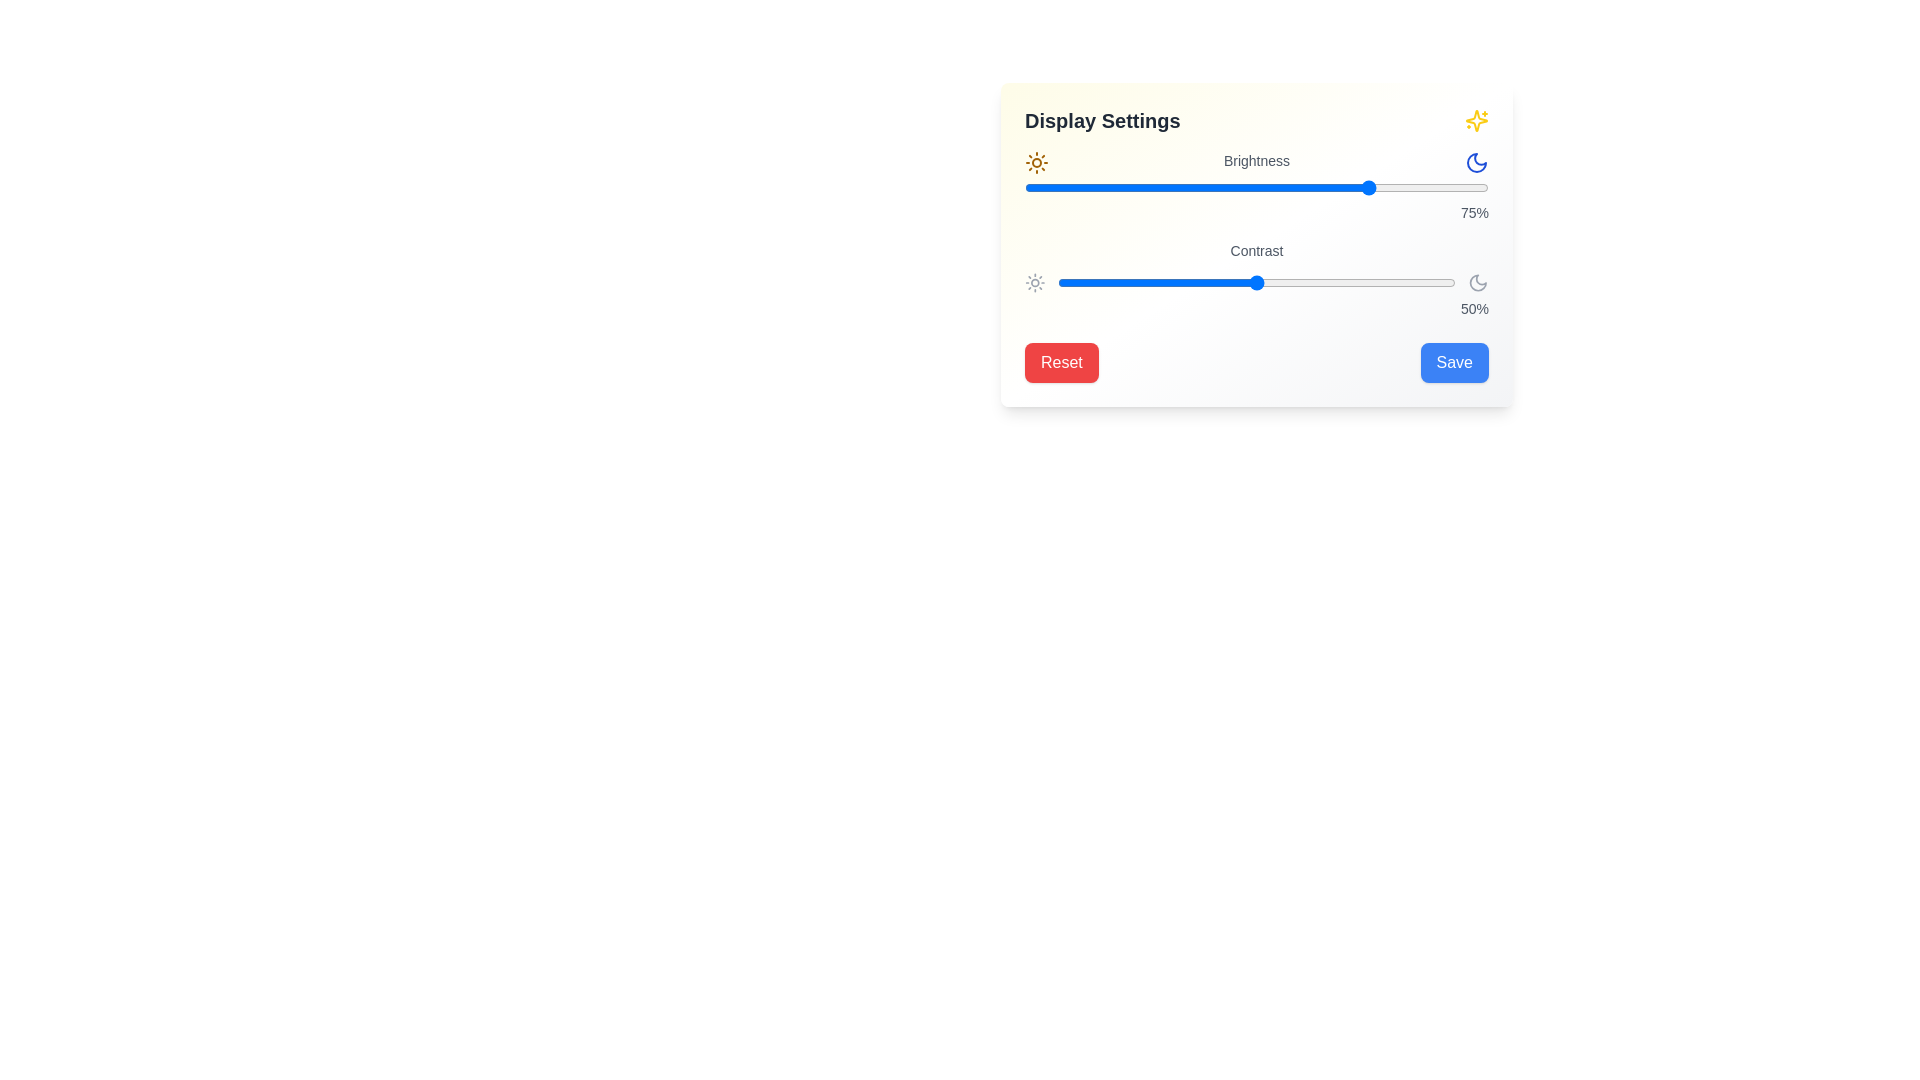 The height and width of the screenshot is (1080, 1920). What do you see at coordinates (1340, 282) in the screenshot?
I see `contrast` at bounding box center [1340, 282].